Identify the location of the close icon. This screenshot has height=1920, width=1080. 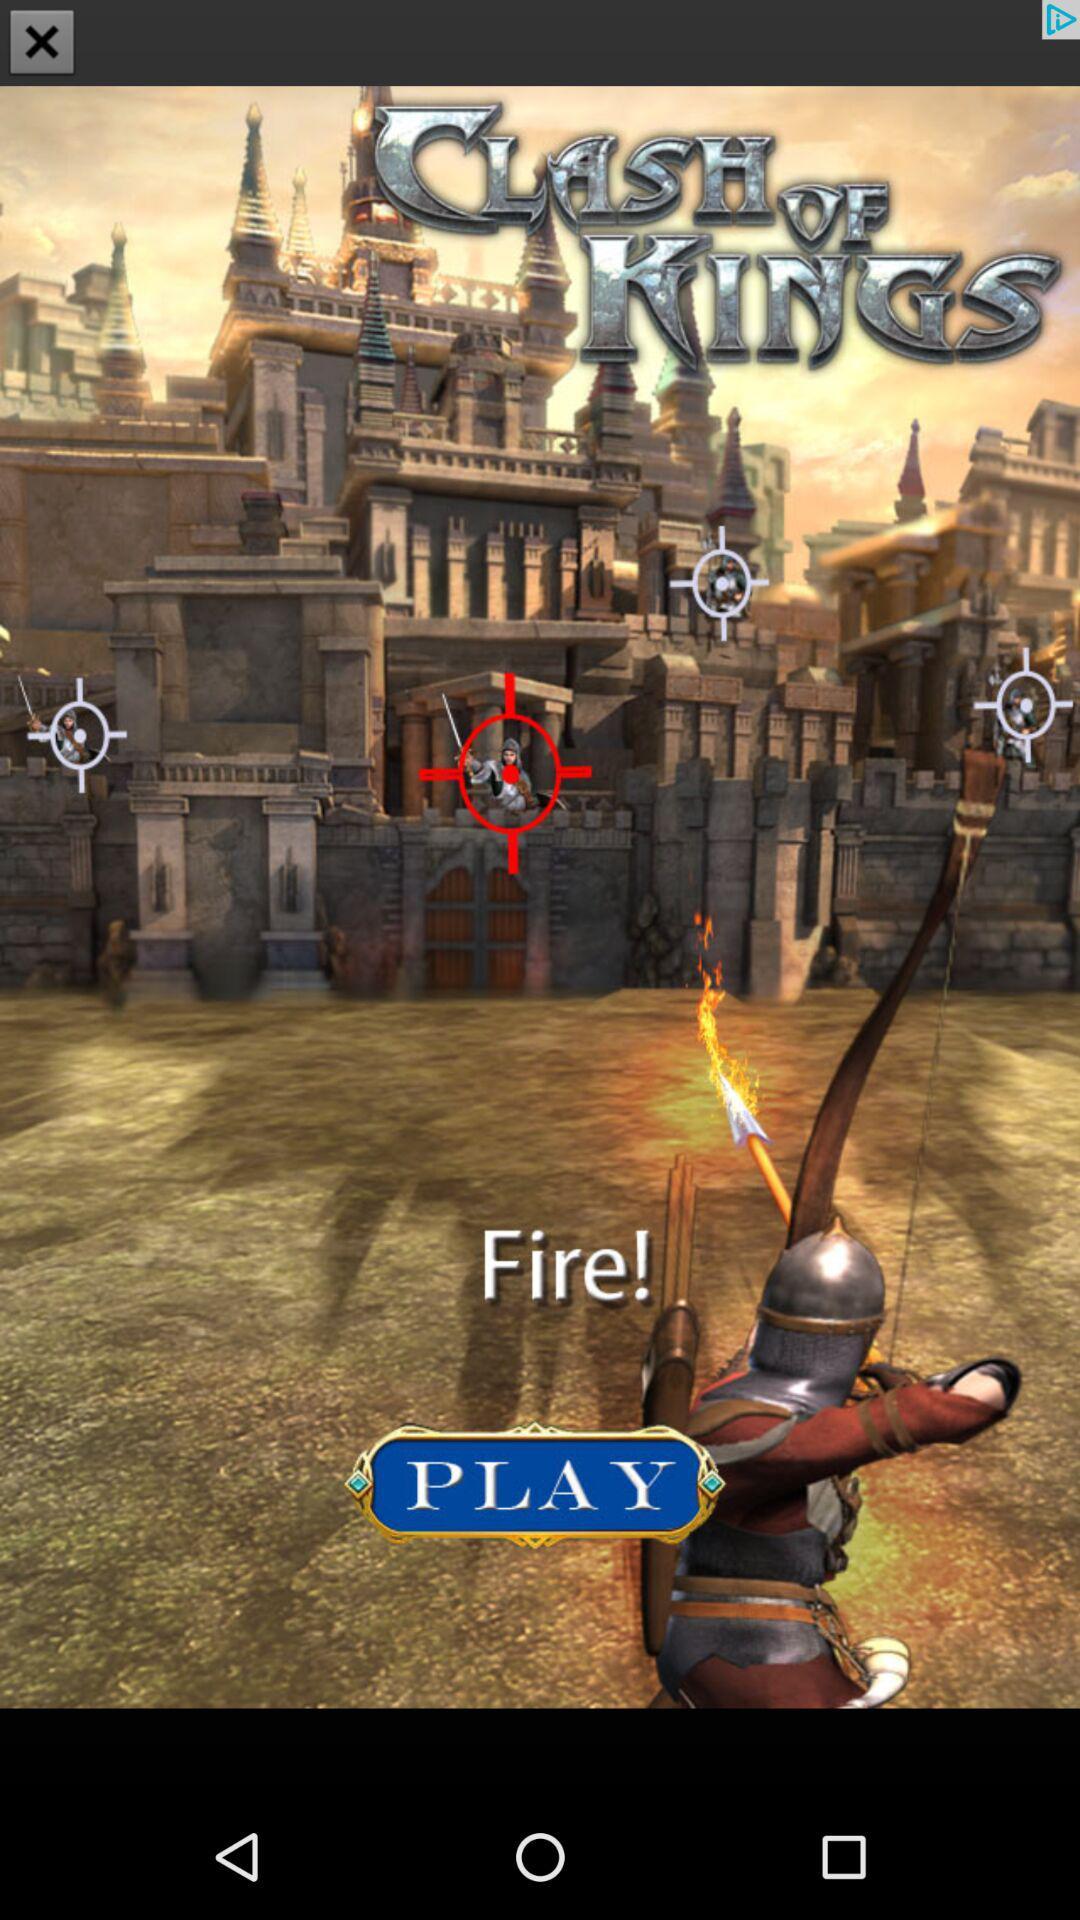
(42, 44).